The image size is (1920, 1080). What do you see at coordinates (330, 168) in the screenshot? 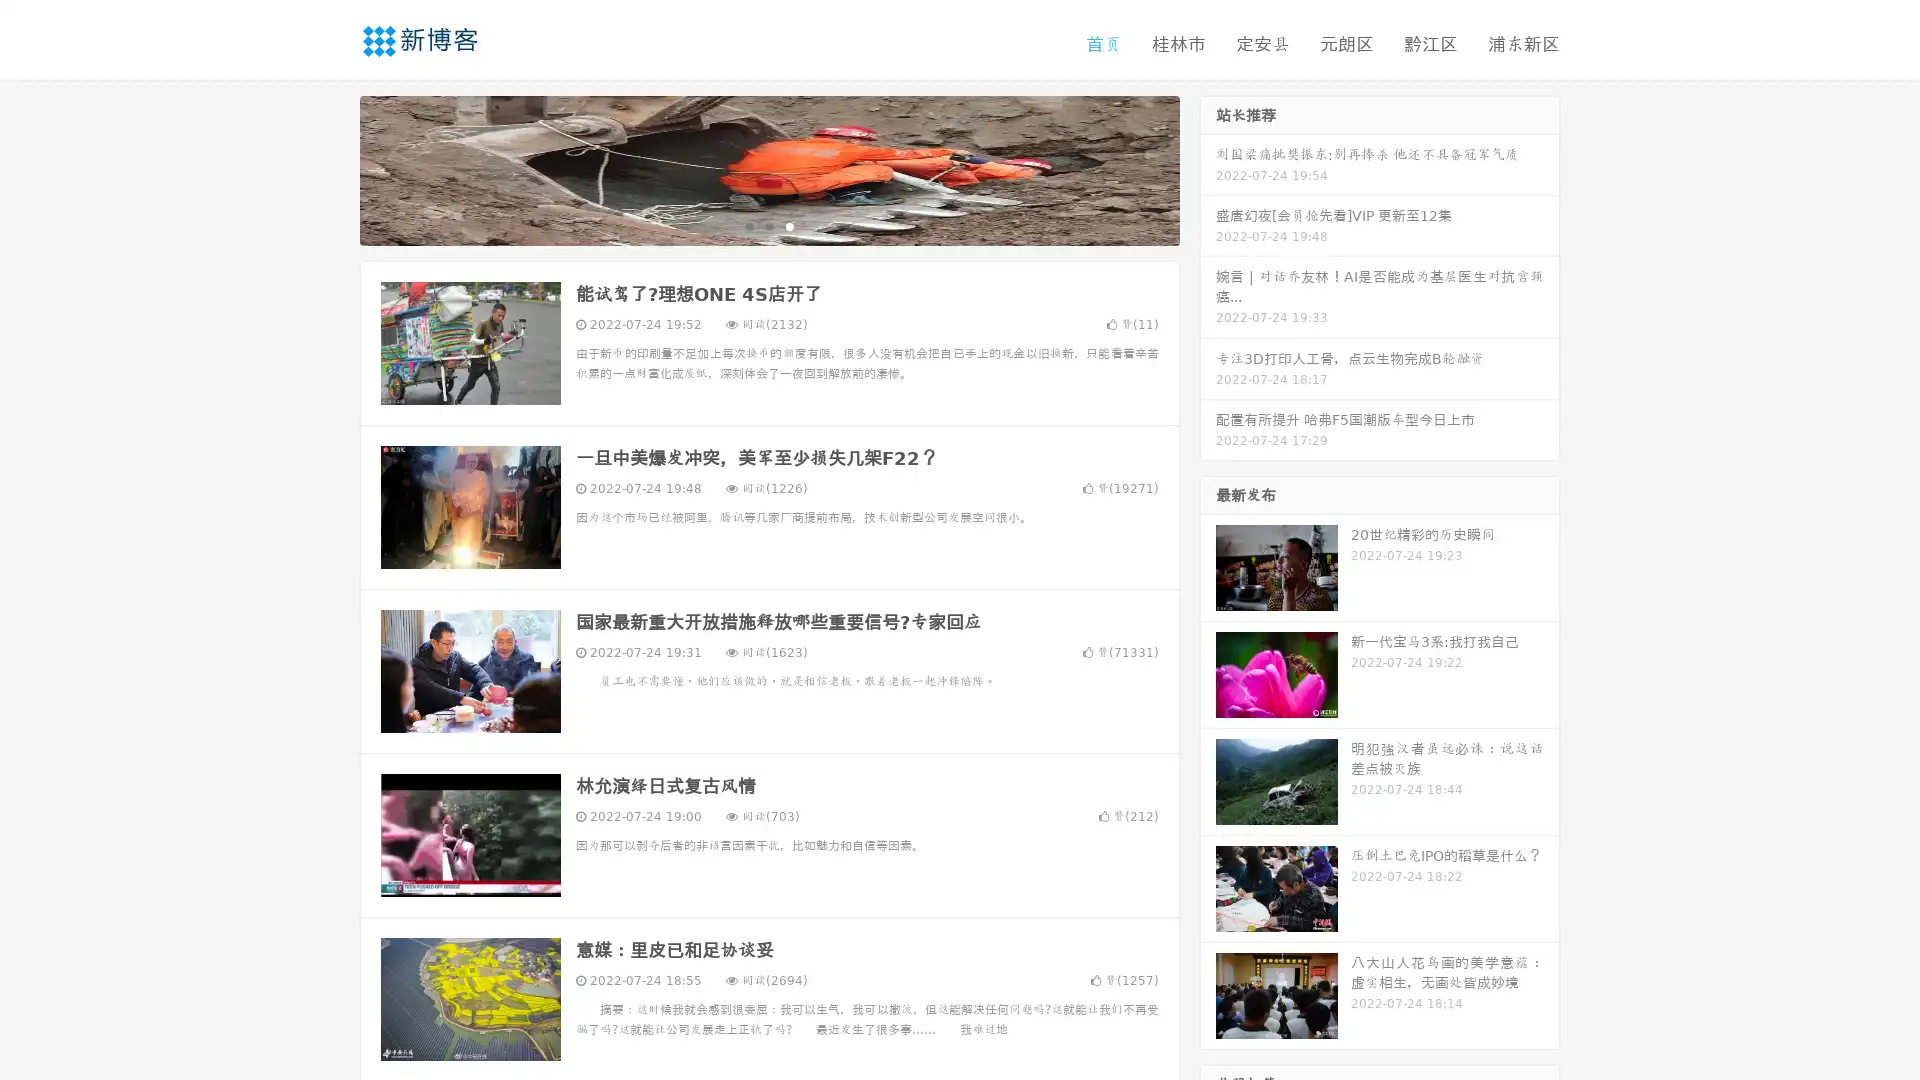
I see `Previous slide` at bounding box center [330, 168].